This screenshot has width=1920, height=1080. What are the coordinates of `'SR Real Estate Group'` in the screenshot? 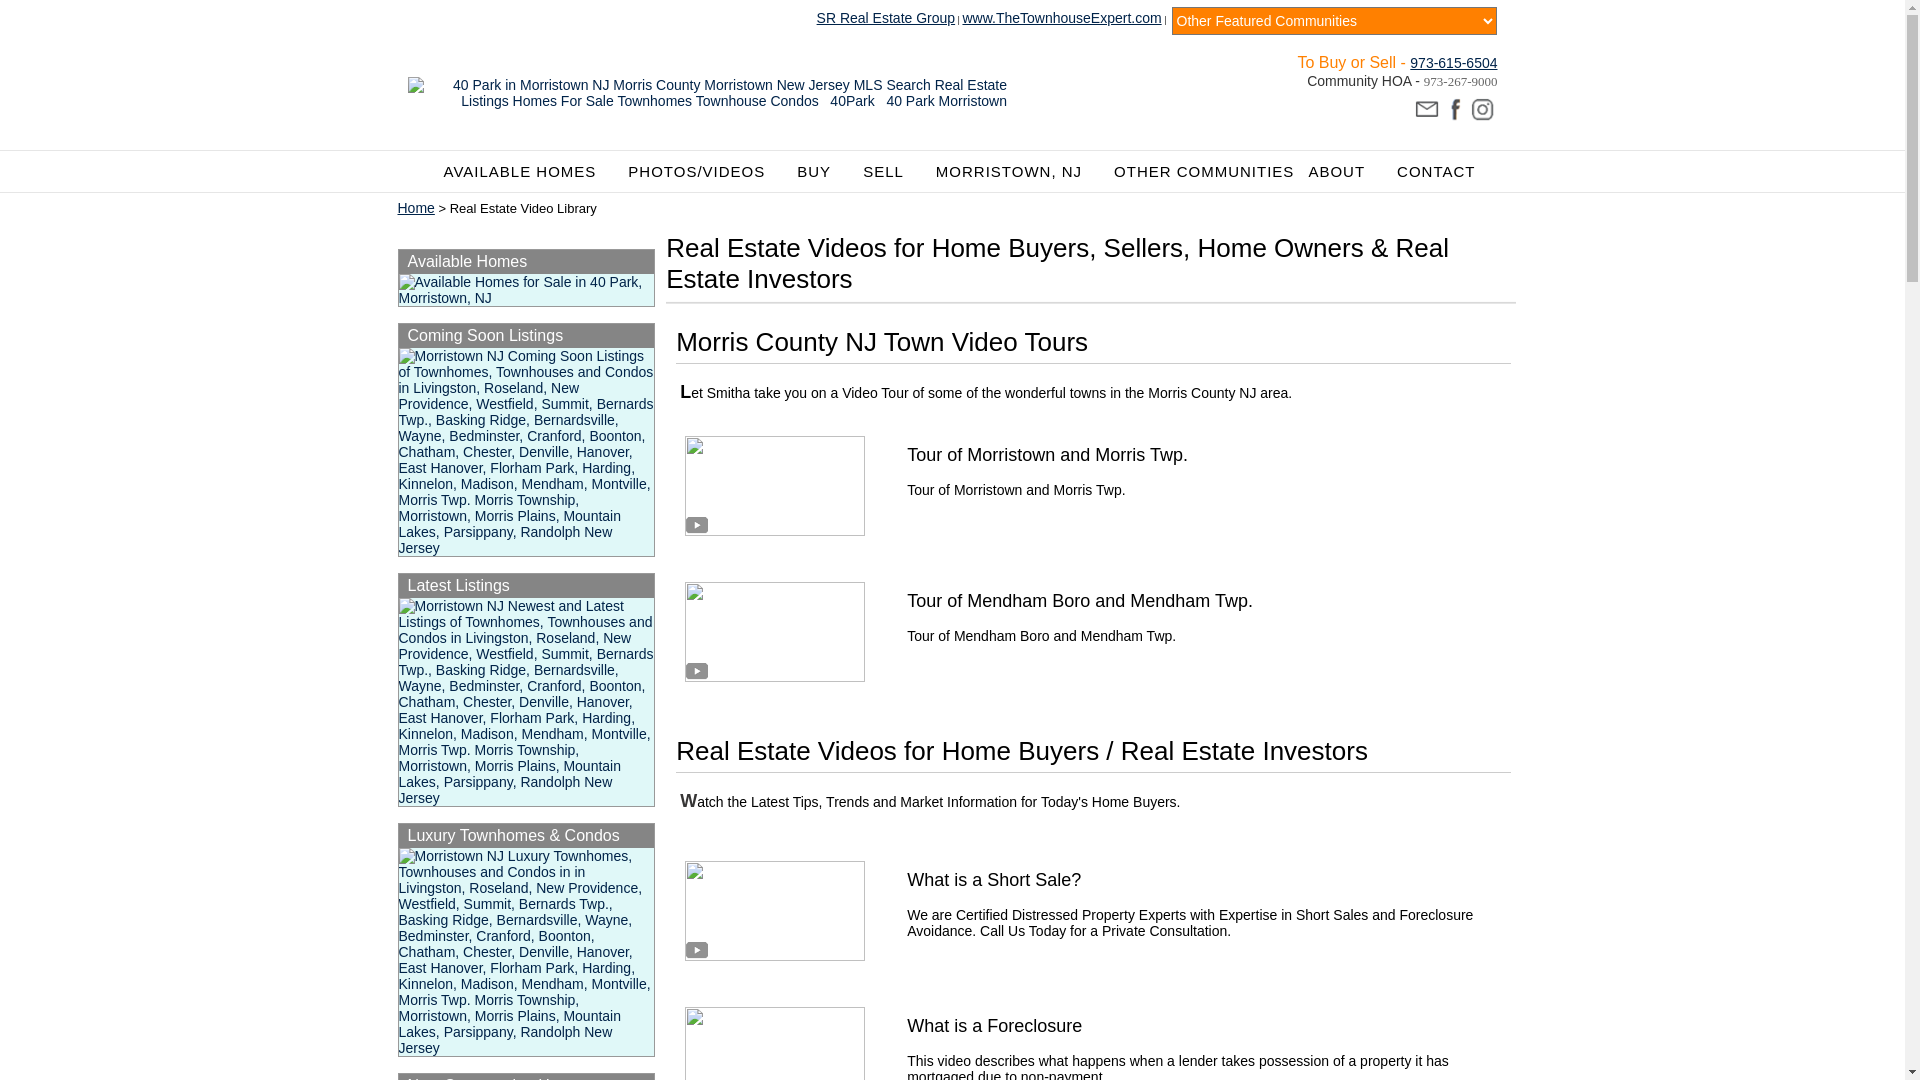 It's located at (885, 18).